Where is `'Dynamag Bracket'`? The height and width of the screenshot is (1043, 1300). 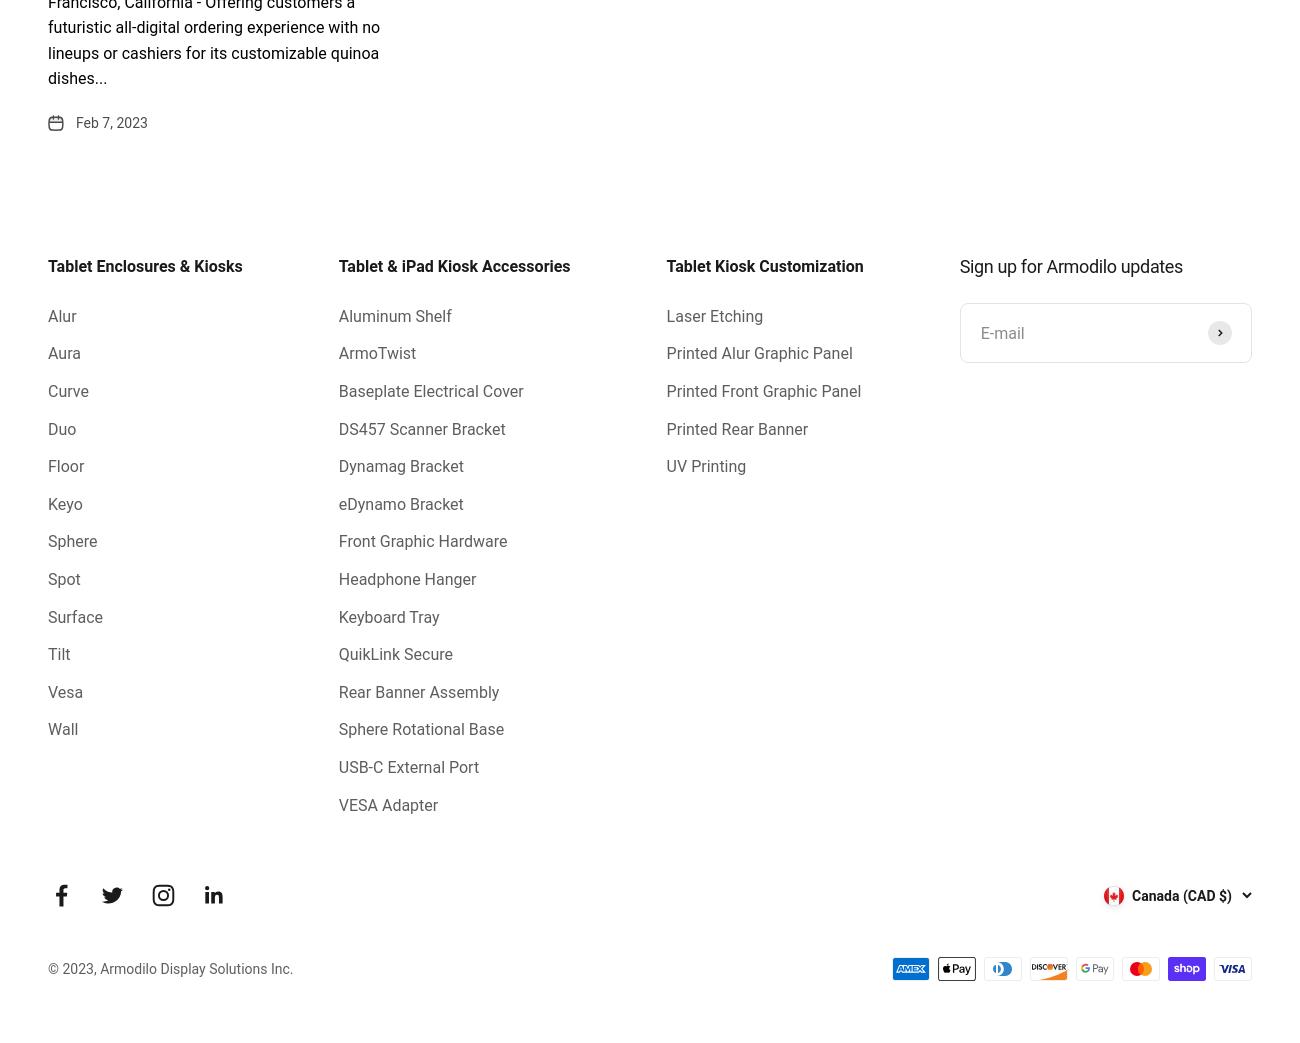
'Dynamag Bracket' is located at coordinates (400, 465).